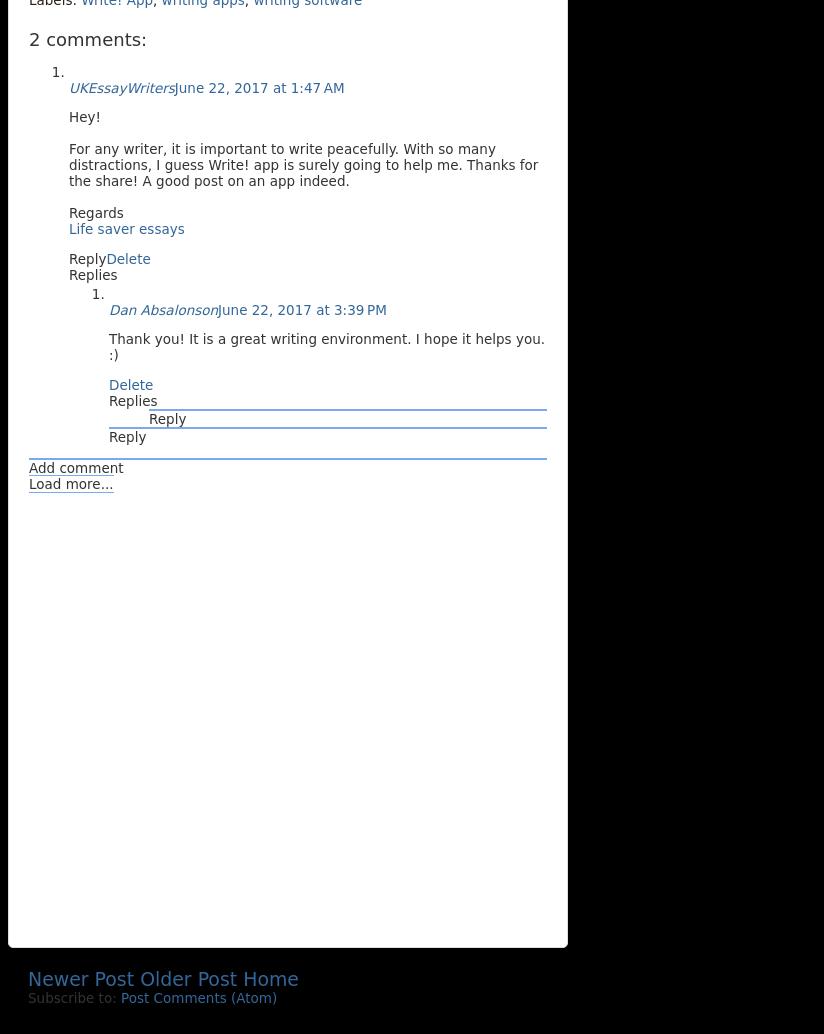  What do you see at coordinates (87, 39) in the screenshot?
I see `'2 comments:'` at bounding box center [87, 39].